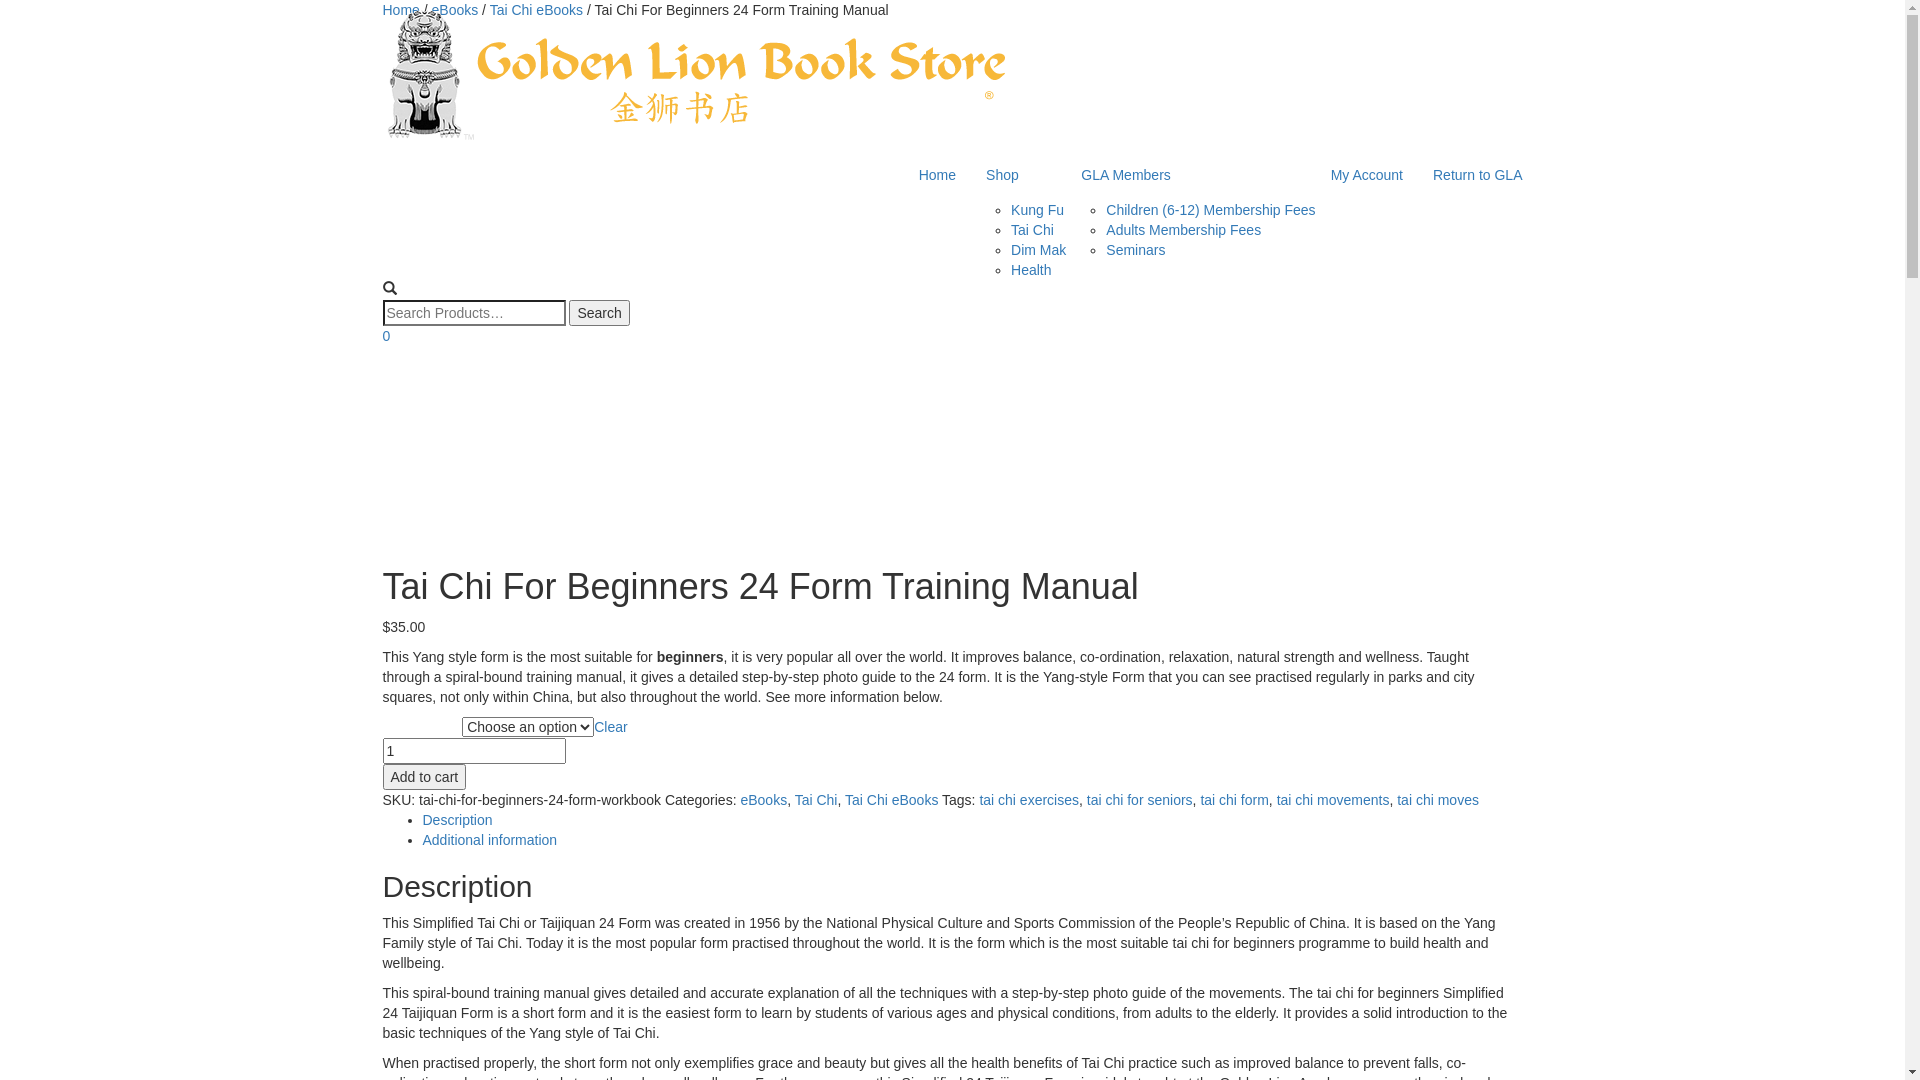 The image size is (1920, 1080). What do you see at coordinates (598, 312) in the screenshot?
I see `'Search'` at bounding box center [598, 312].